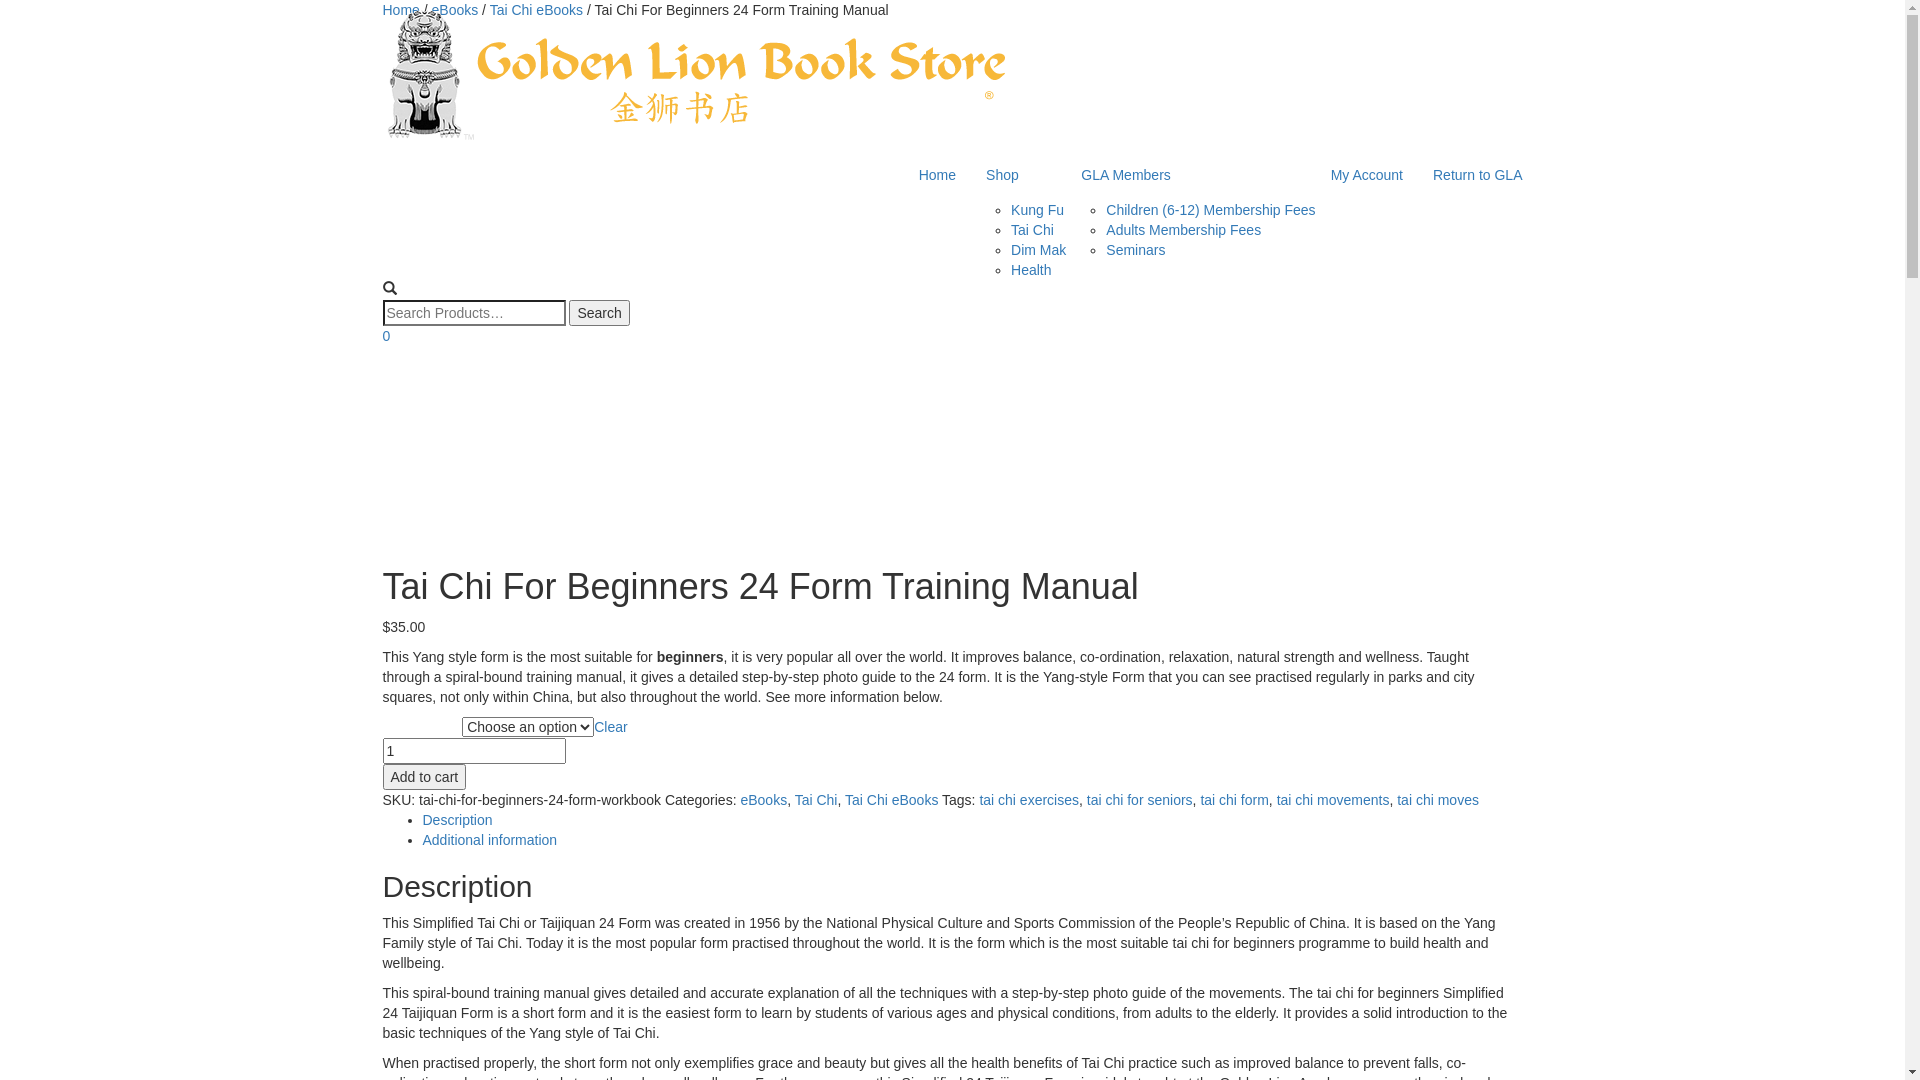 The image size is (1920, 1080). What do you see at coordinates (598, 312) in the screenshot?
I see `'Search'` at bounding box center [598, 312].